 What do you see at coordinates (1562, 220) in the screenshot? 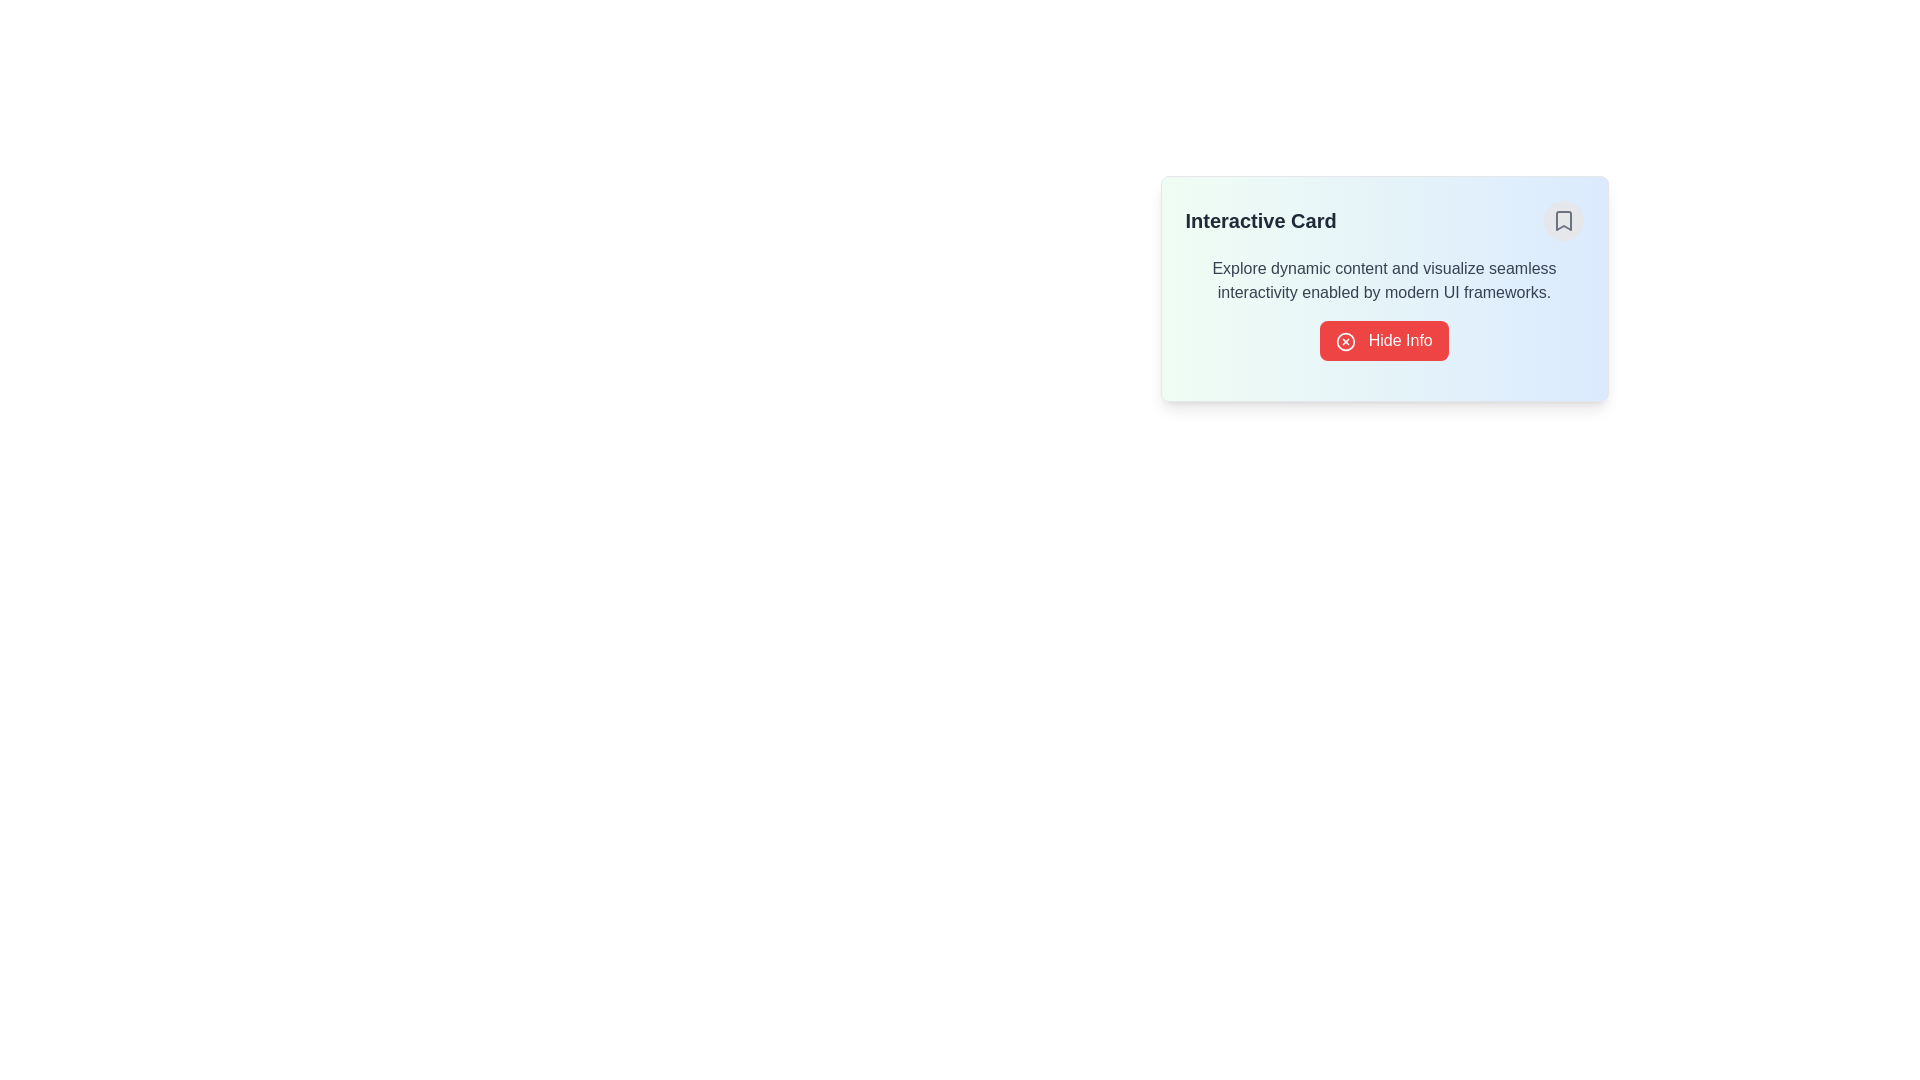
I see `the bookmark icon located at the top-right corner of the card UI component` at bounding box center [1562, 220].